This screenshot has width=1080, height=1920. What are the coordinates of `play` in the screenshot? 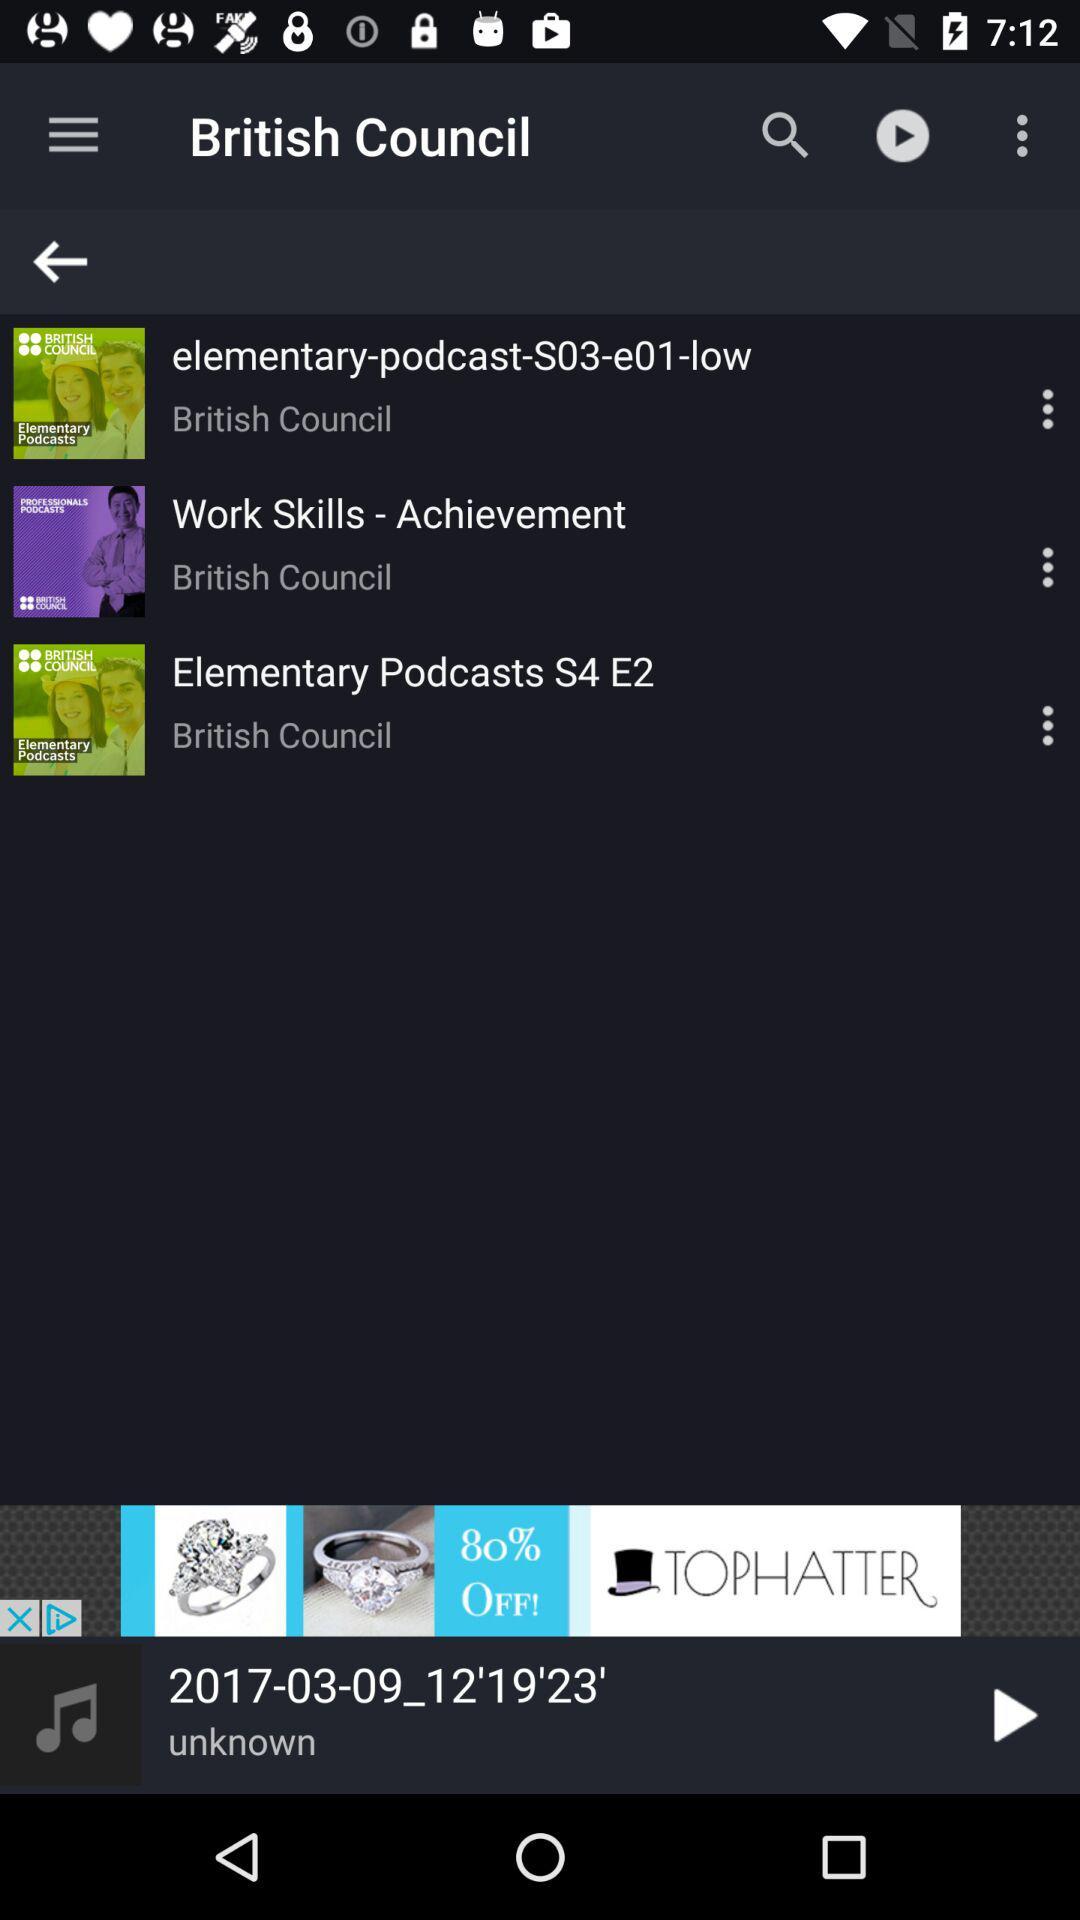 It's located at (1011, 1714).